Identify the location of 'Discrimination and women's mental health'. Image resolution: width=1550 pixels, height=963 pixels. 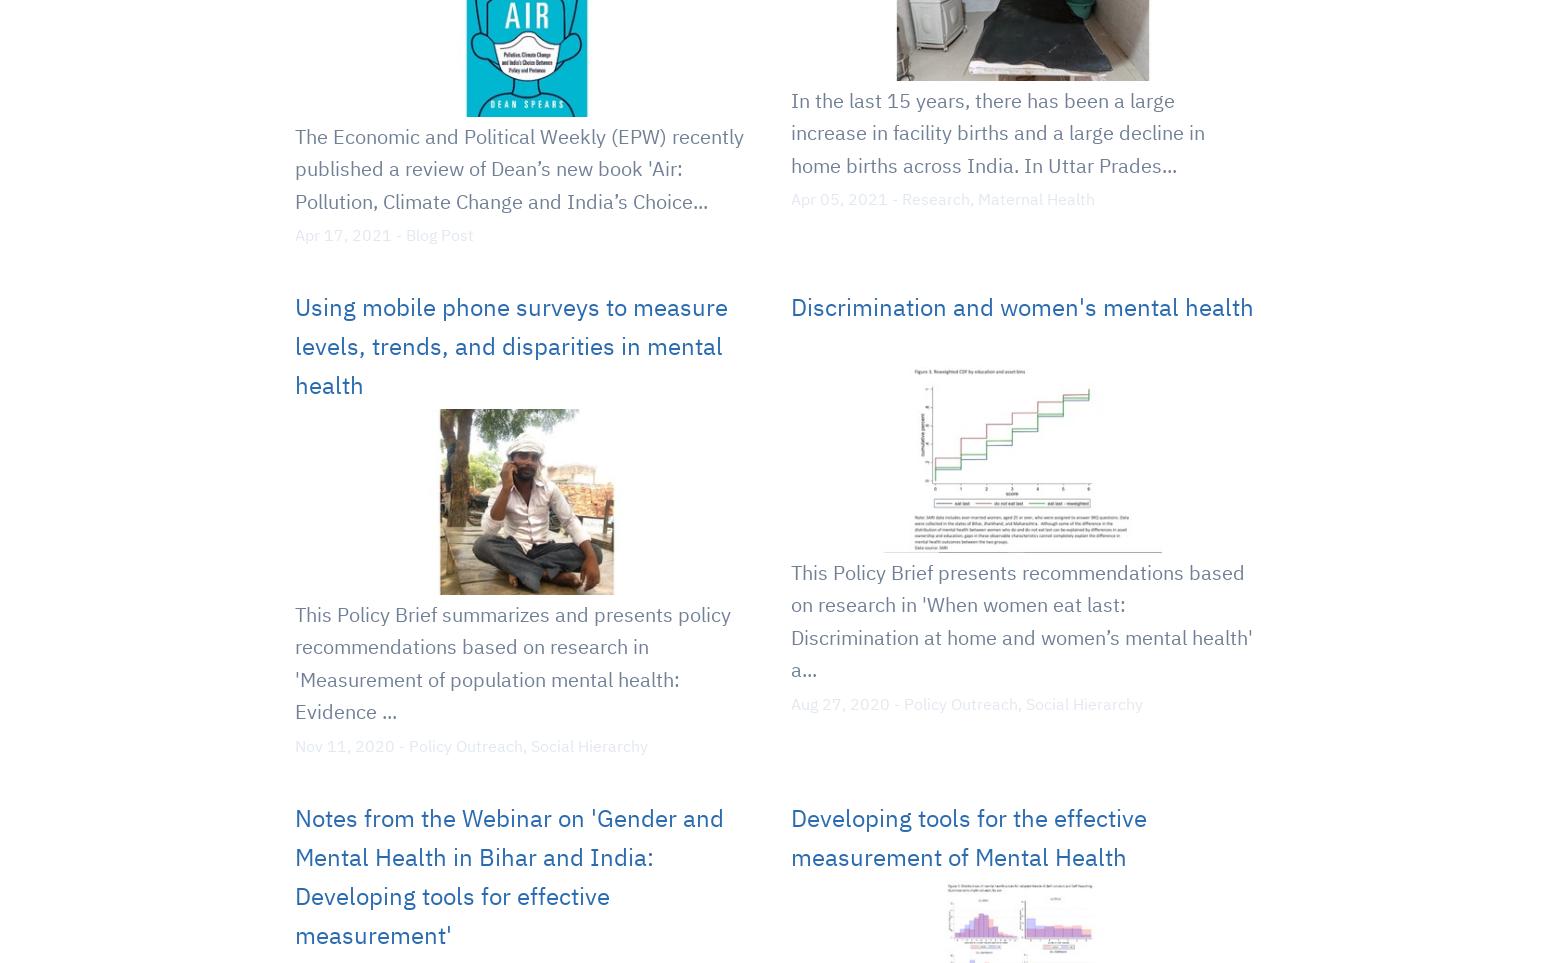
(789, 307).